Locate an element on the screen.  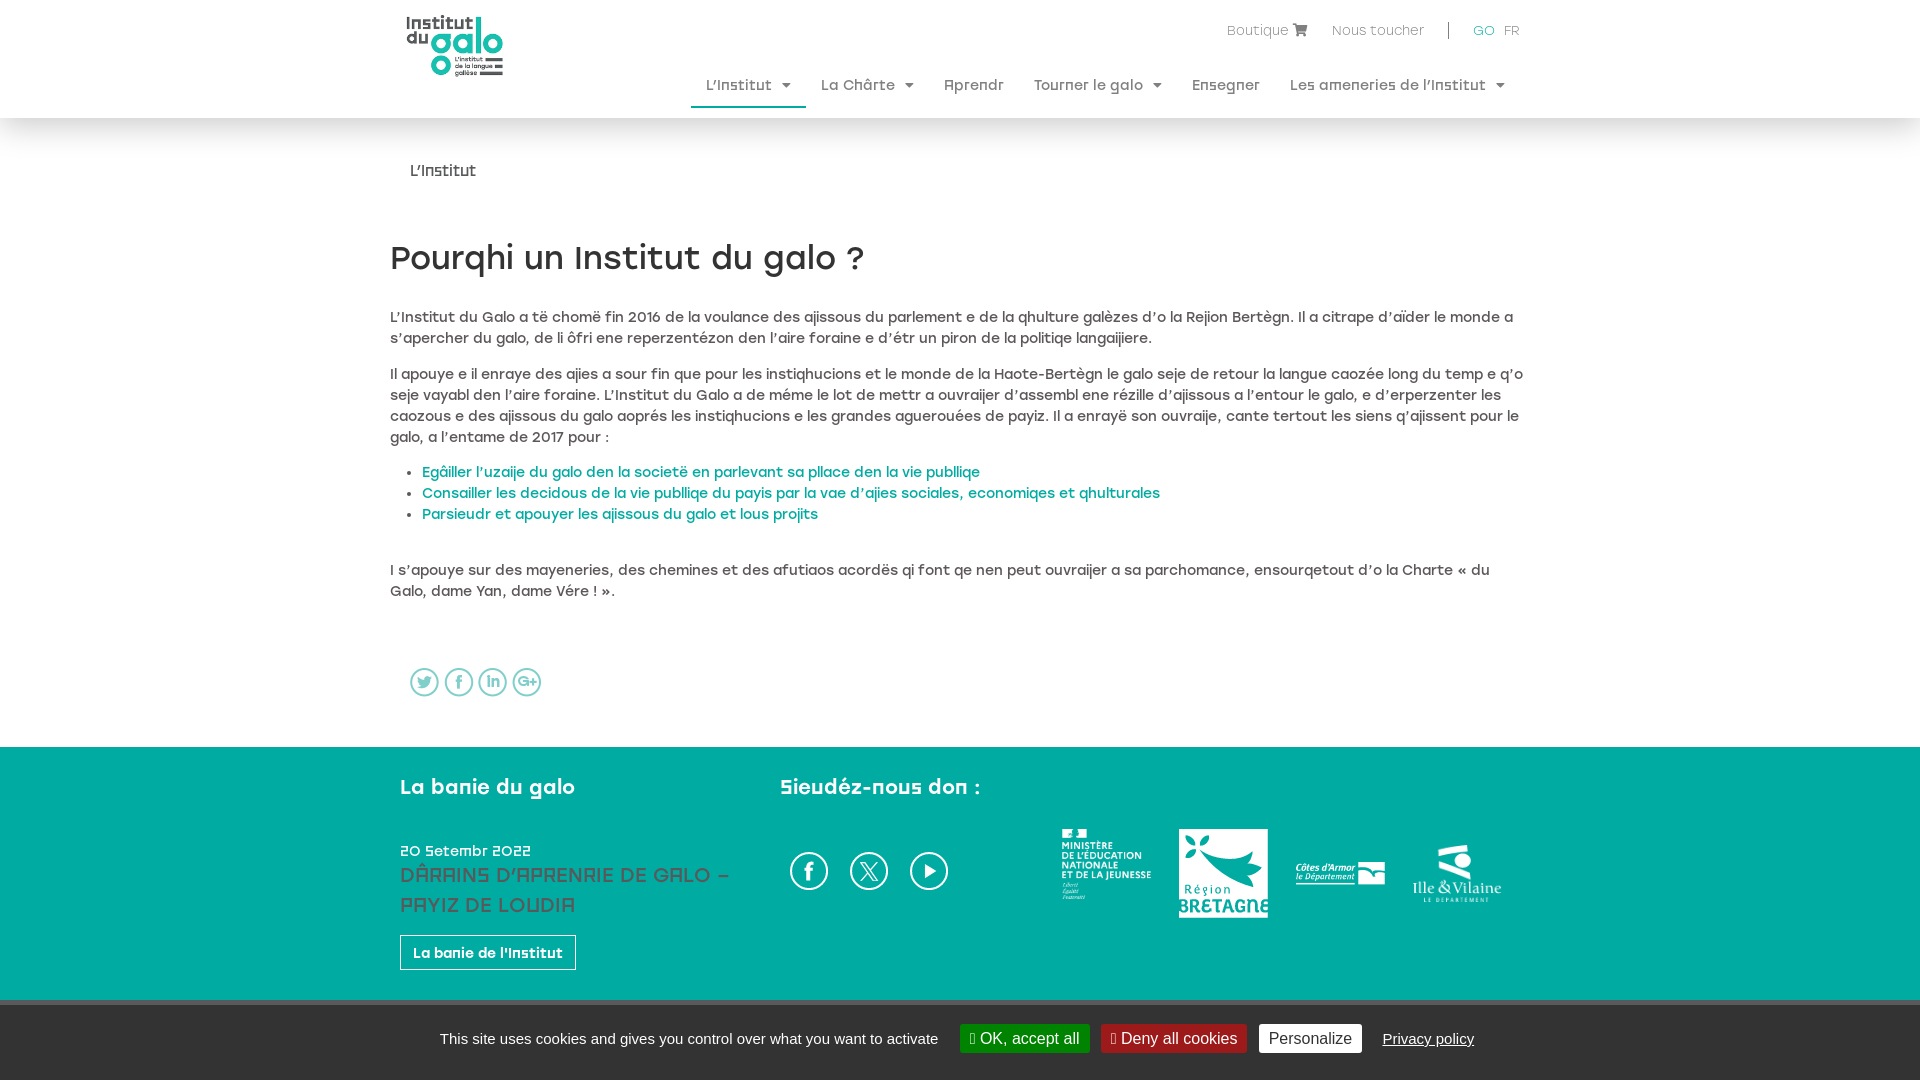
'La banie de l'Institut' is located at coordinates (488, 951).